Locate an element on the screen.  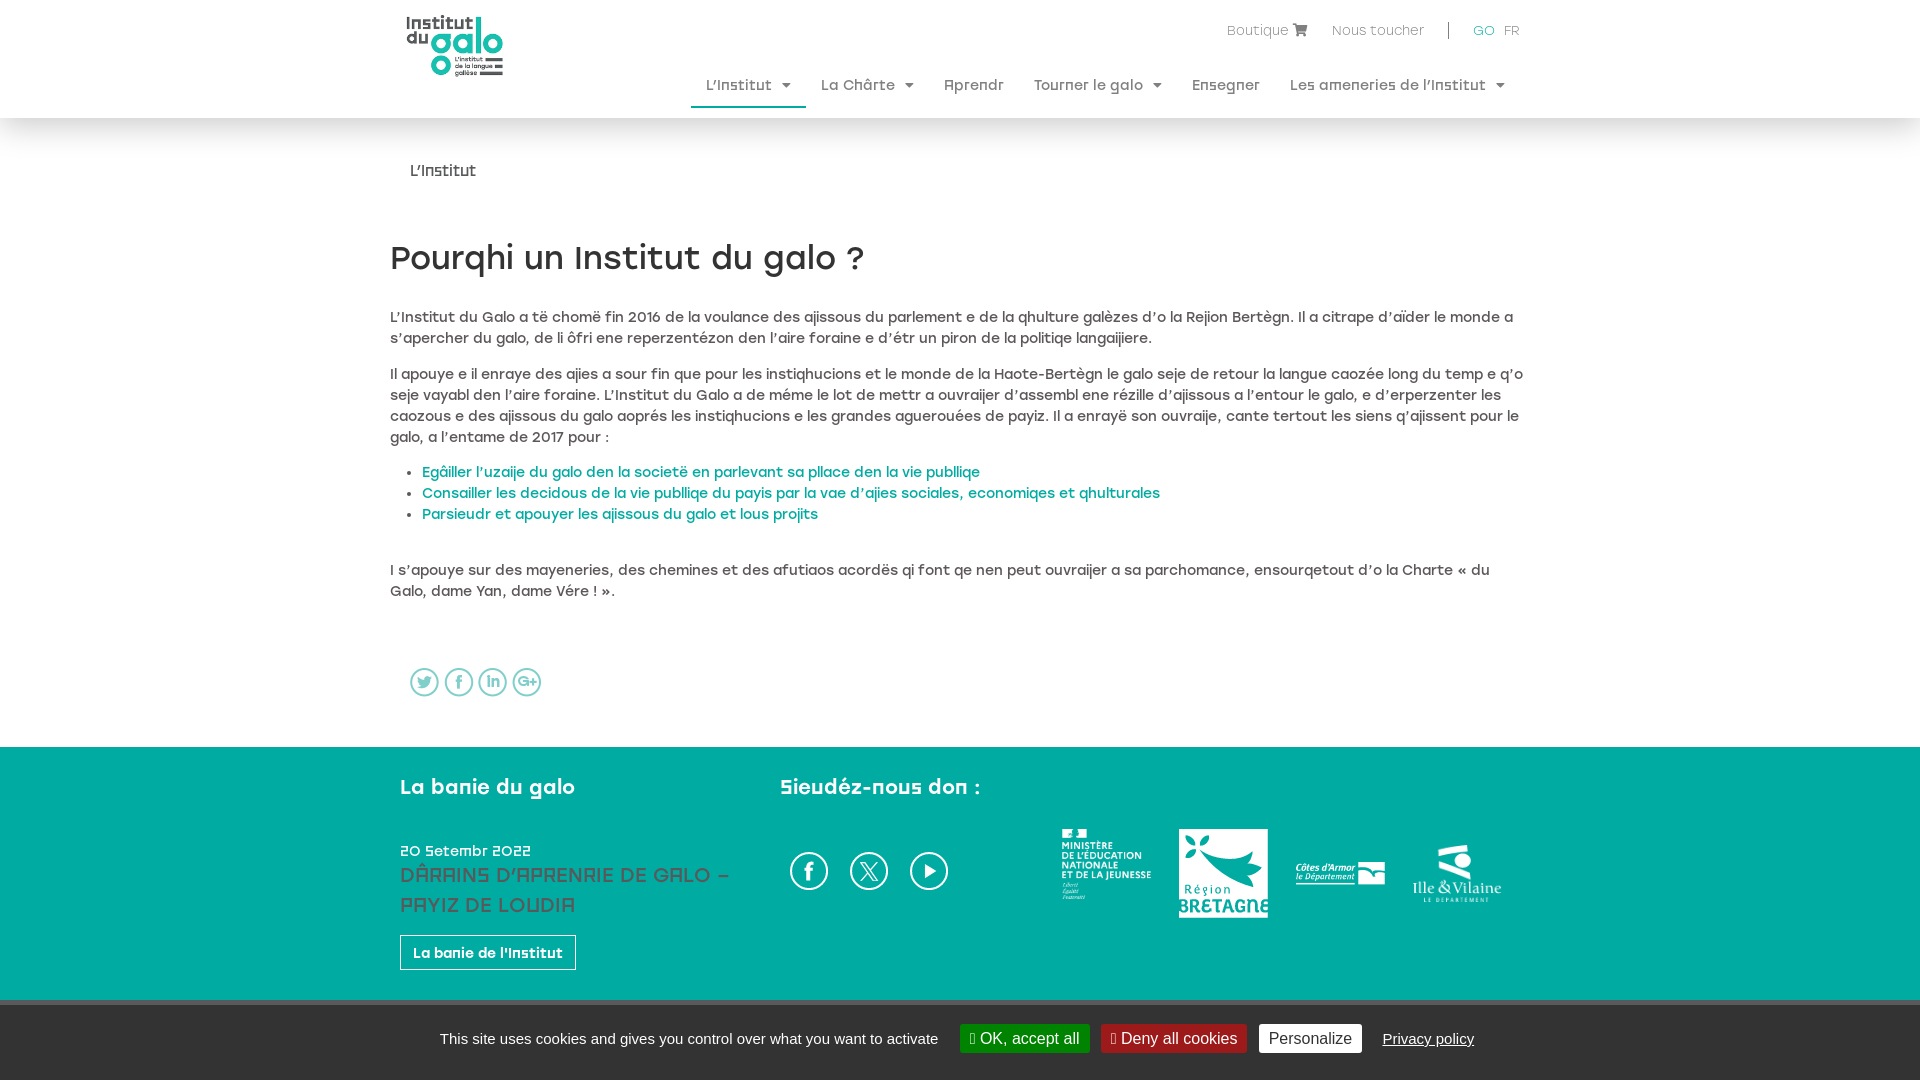
'La banie de l'Institut' is located at coordinates (488, 951).